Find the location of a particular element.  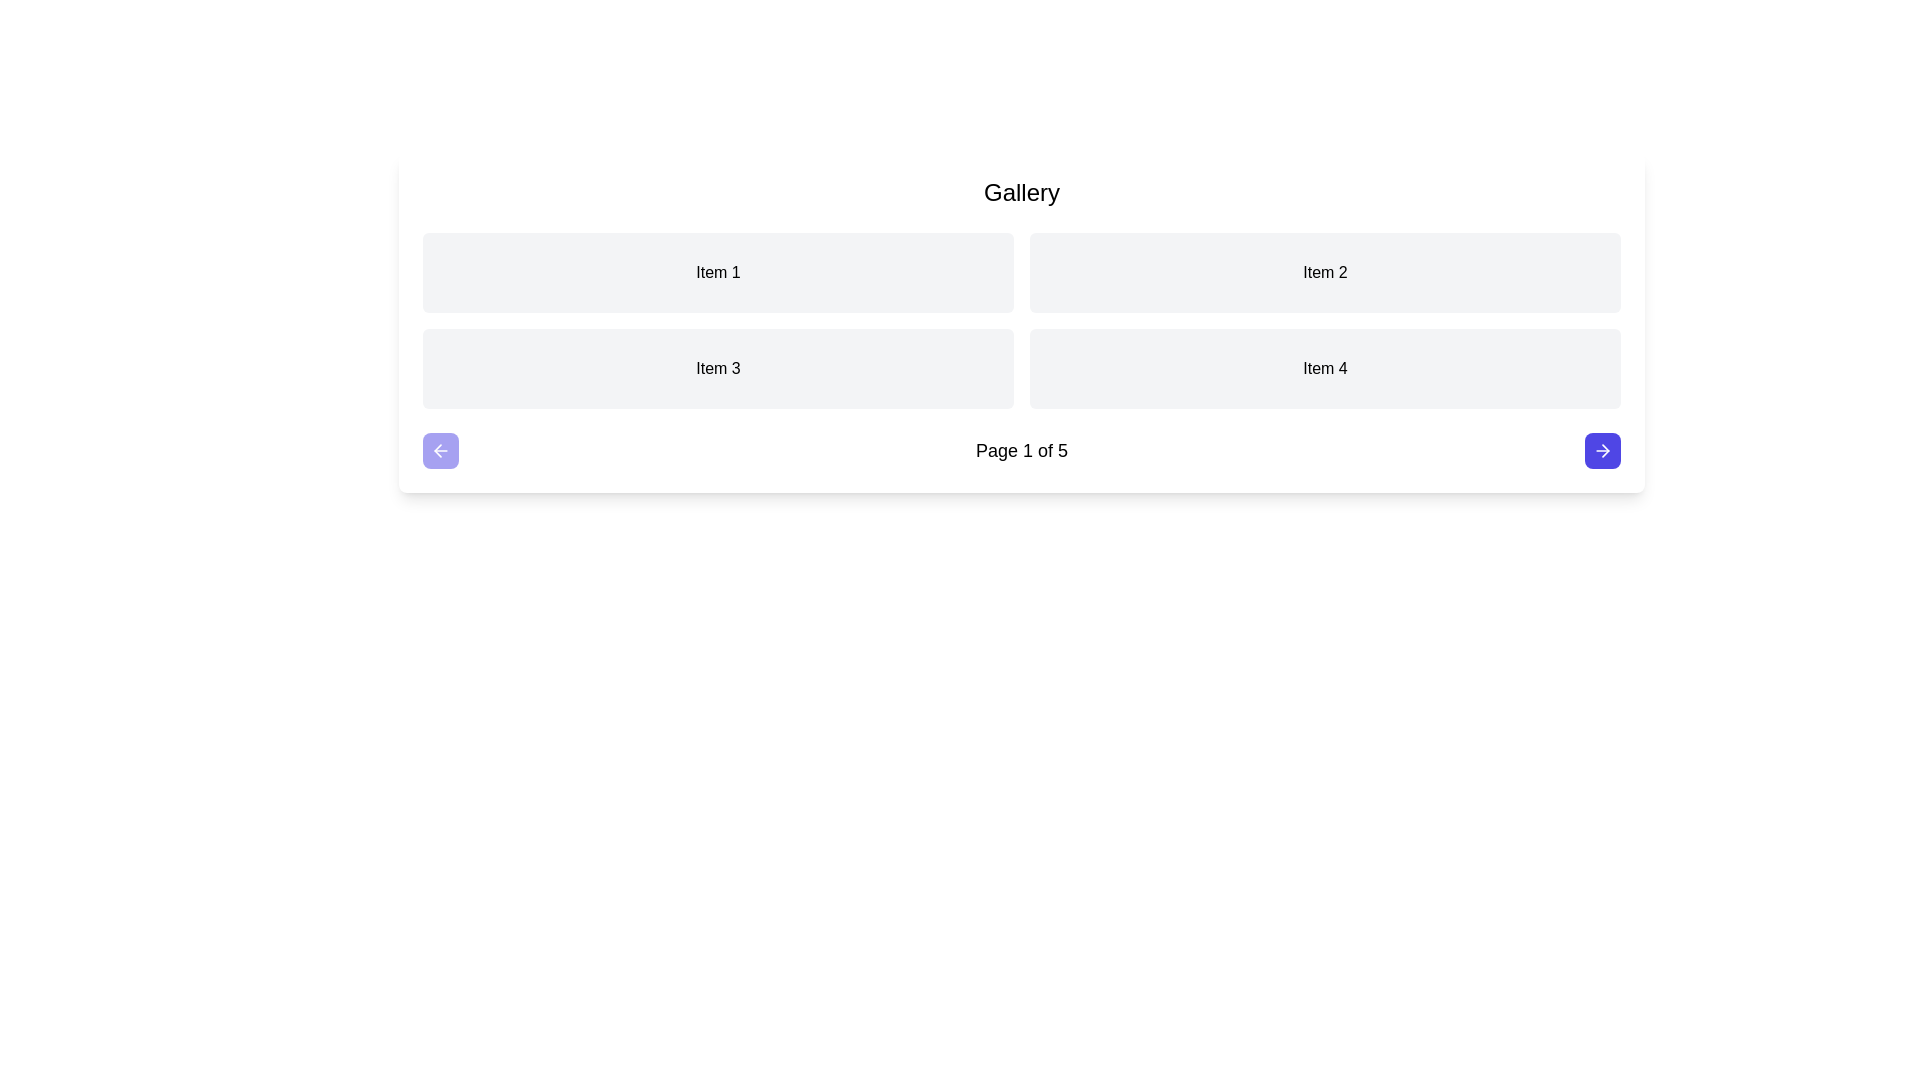

the button containing the left-pointing arrow icon with a simplistic design and a purple background located at the bottom-left corner of the visible interface is located at coordinates (440, 451).